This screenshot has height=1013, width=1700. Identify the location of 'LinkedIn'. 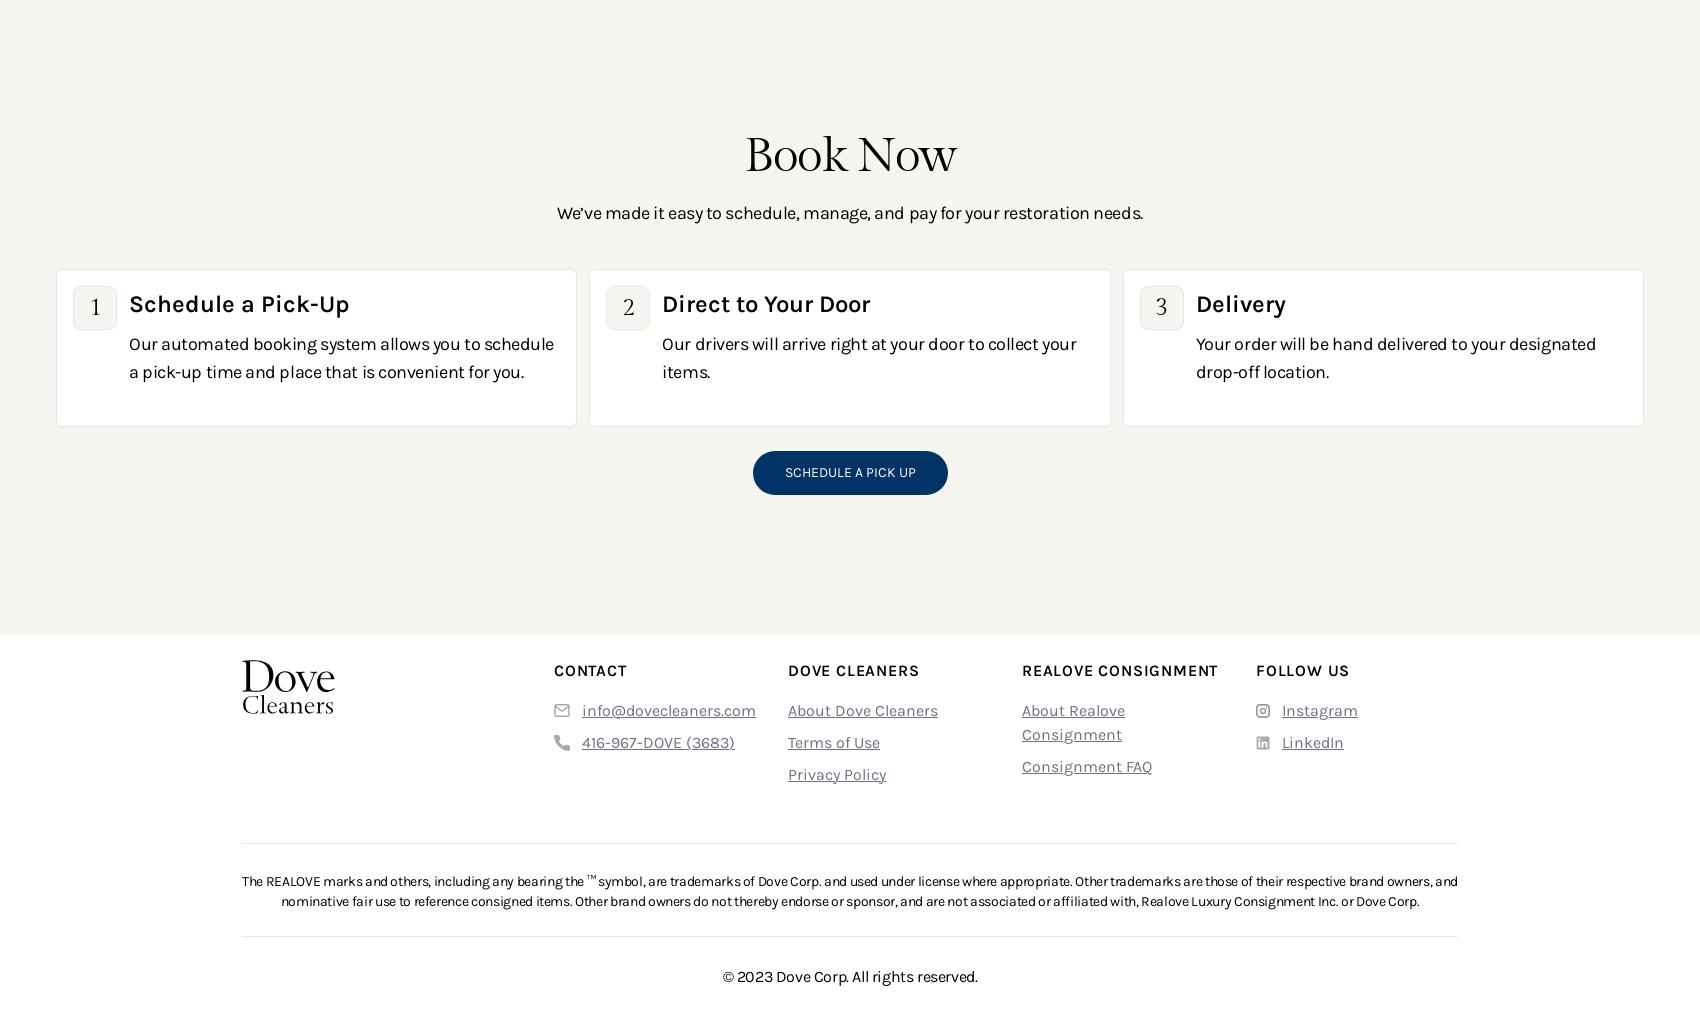
(1313, 741).